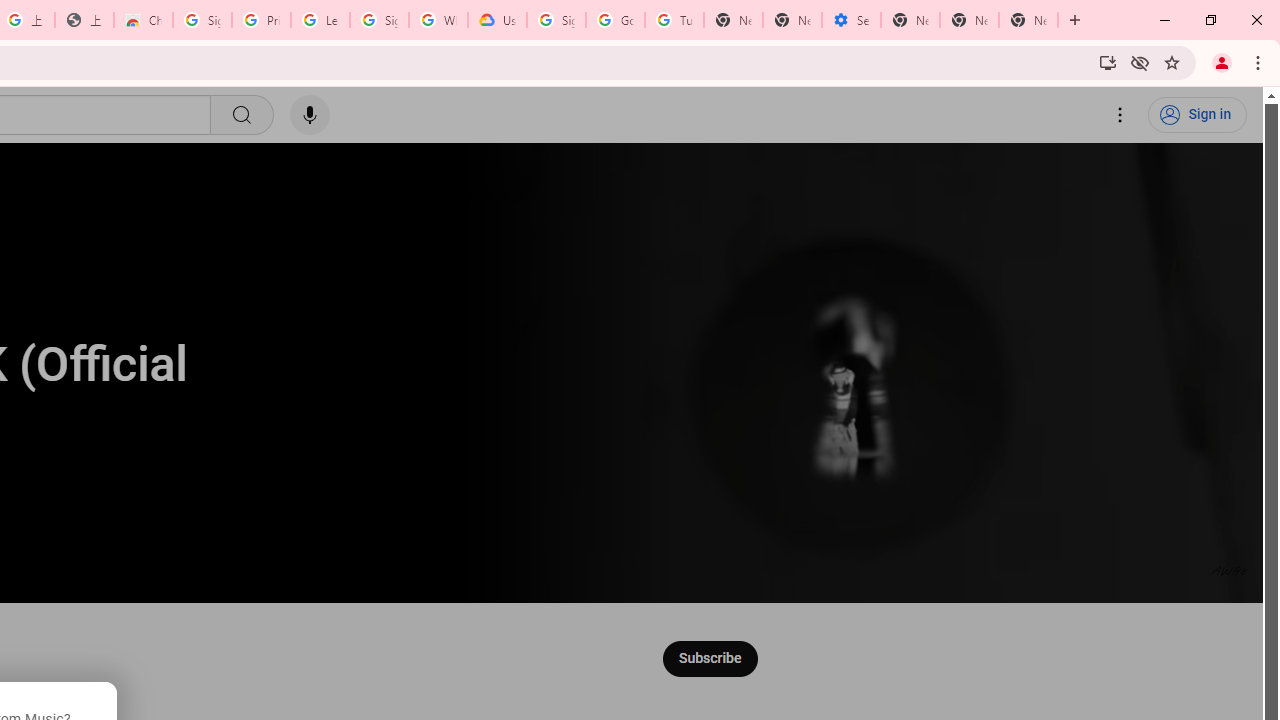  Describe the element at coordinates (202, 20) in the screenshot. I see `'Sign in - Google Accounts'` at that location.